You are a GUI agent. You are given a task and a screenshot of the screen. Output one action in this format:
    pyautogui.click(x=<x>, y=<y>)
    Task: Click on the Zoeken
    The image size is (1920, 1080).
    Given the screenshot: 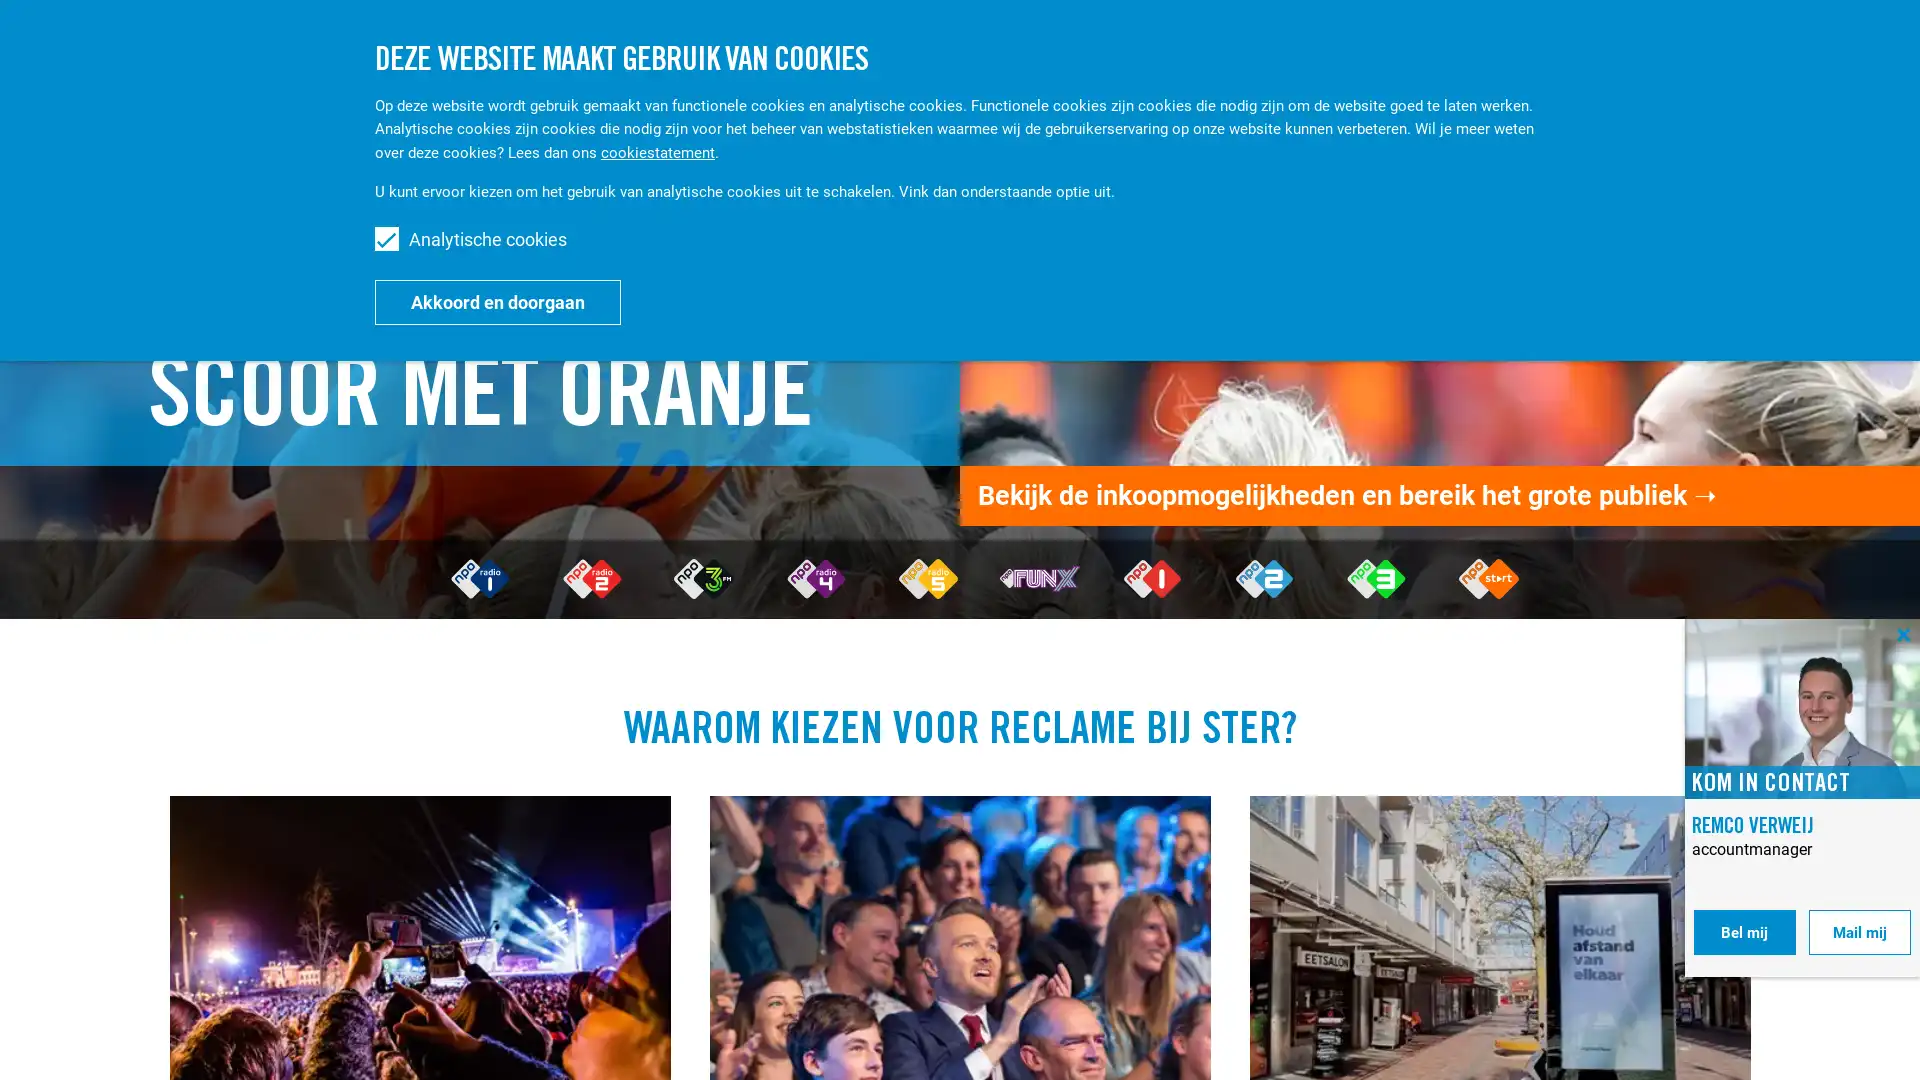 What is the action you would take?
    pyautogui.click(x=1713, y=48)
    